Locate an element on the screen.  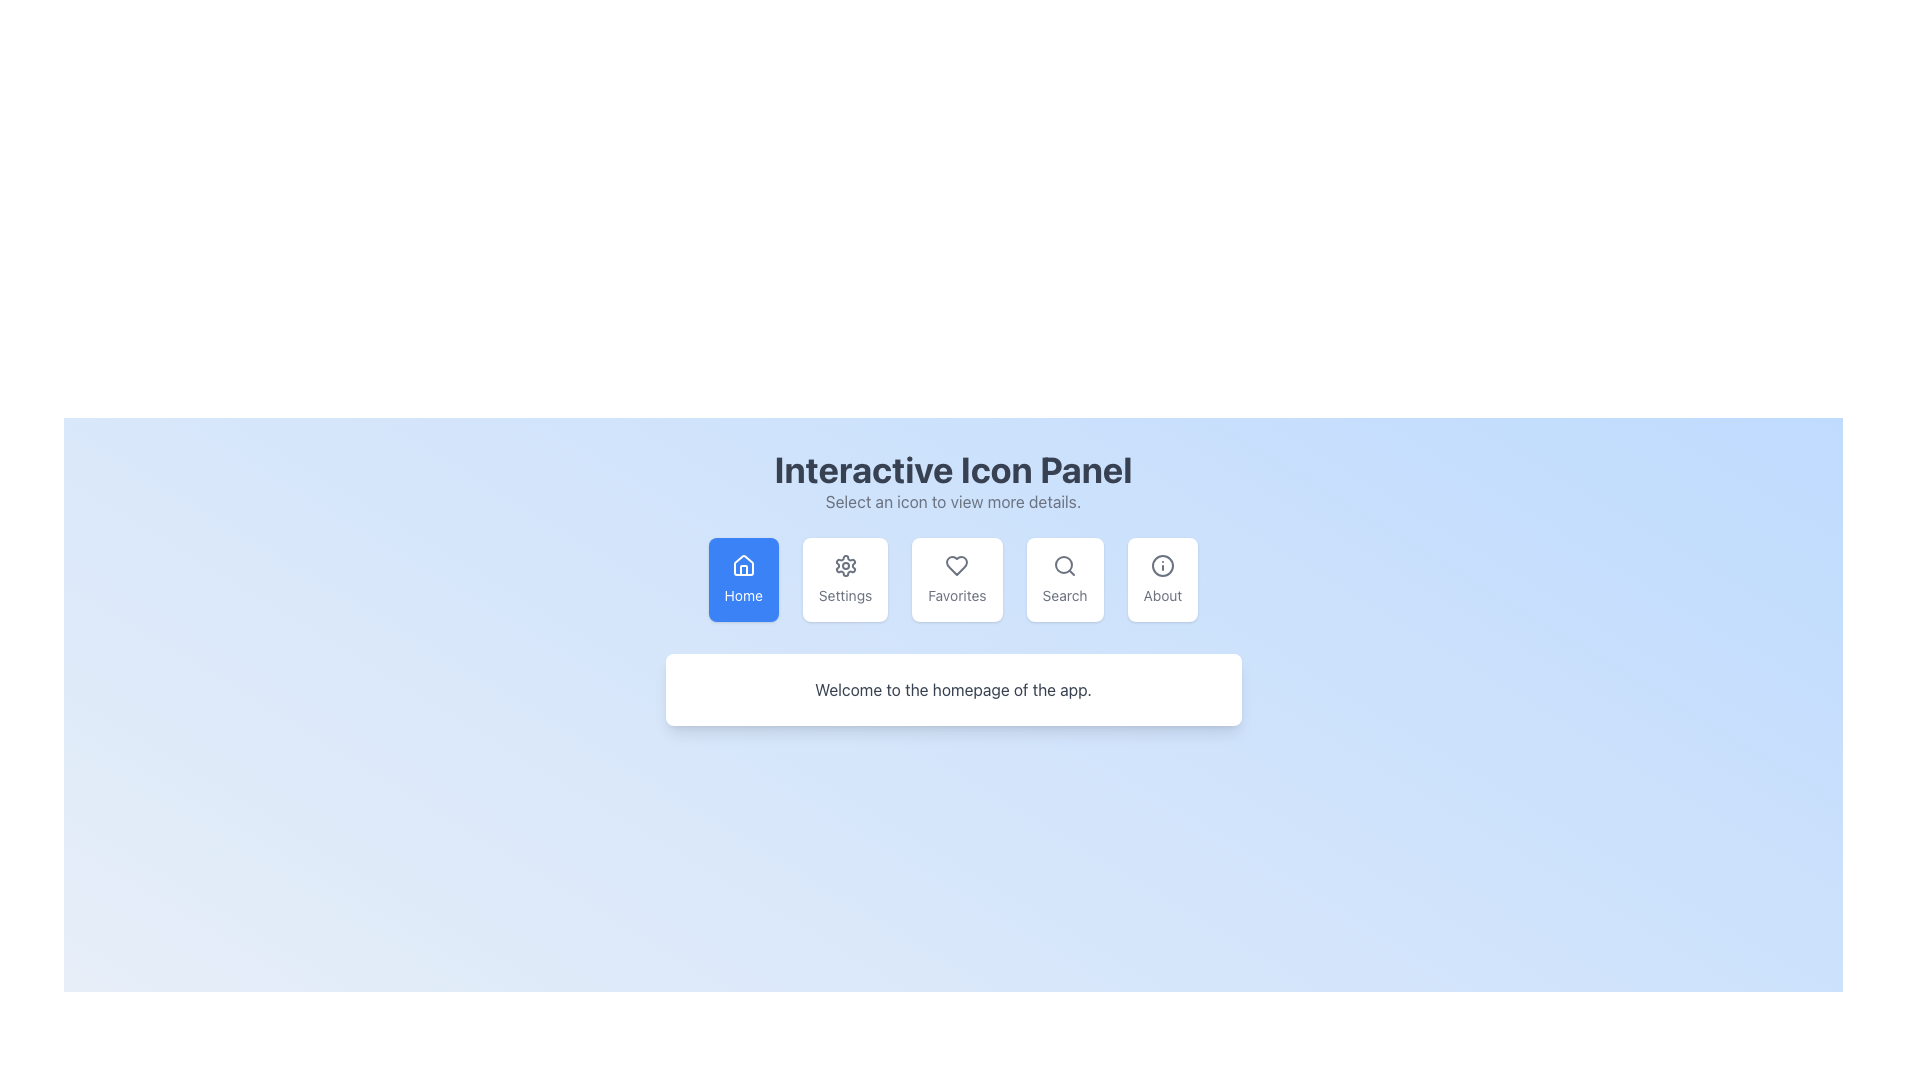
the 'Favorites' button is located at coordinates (952, 579).